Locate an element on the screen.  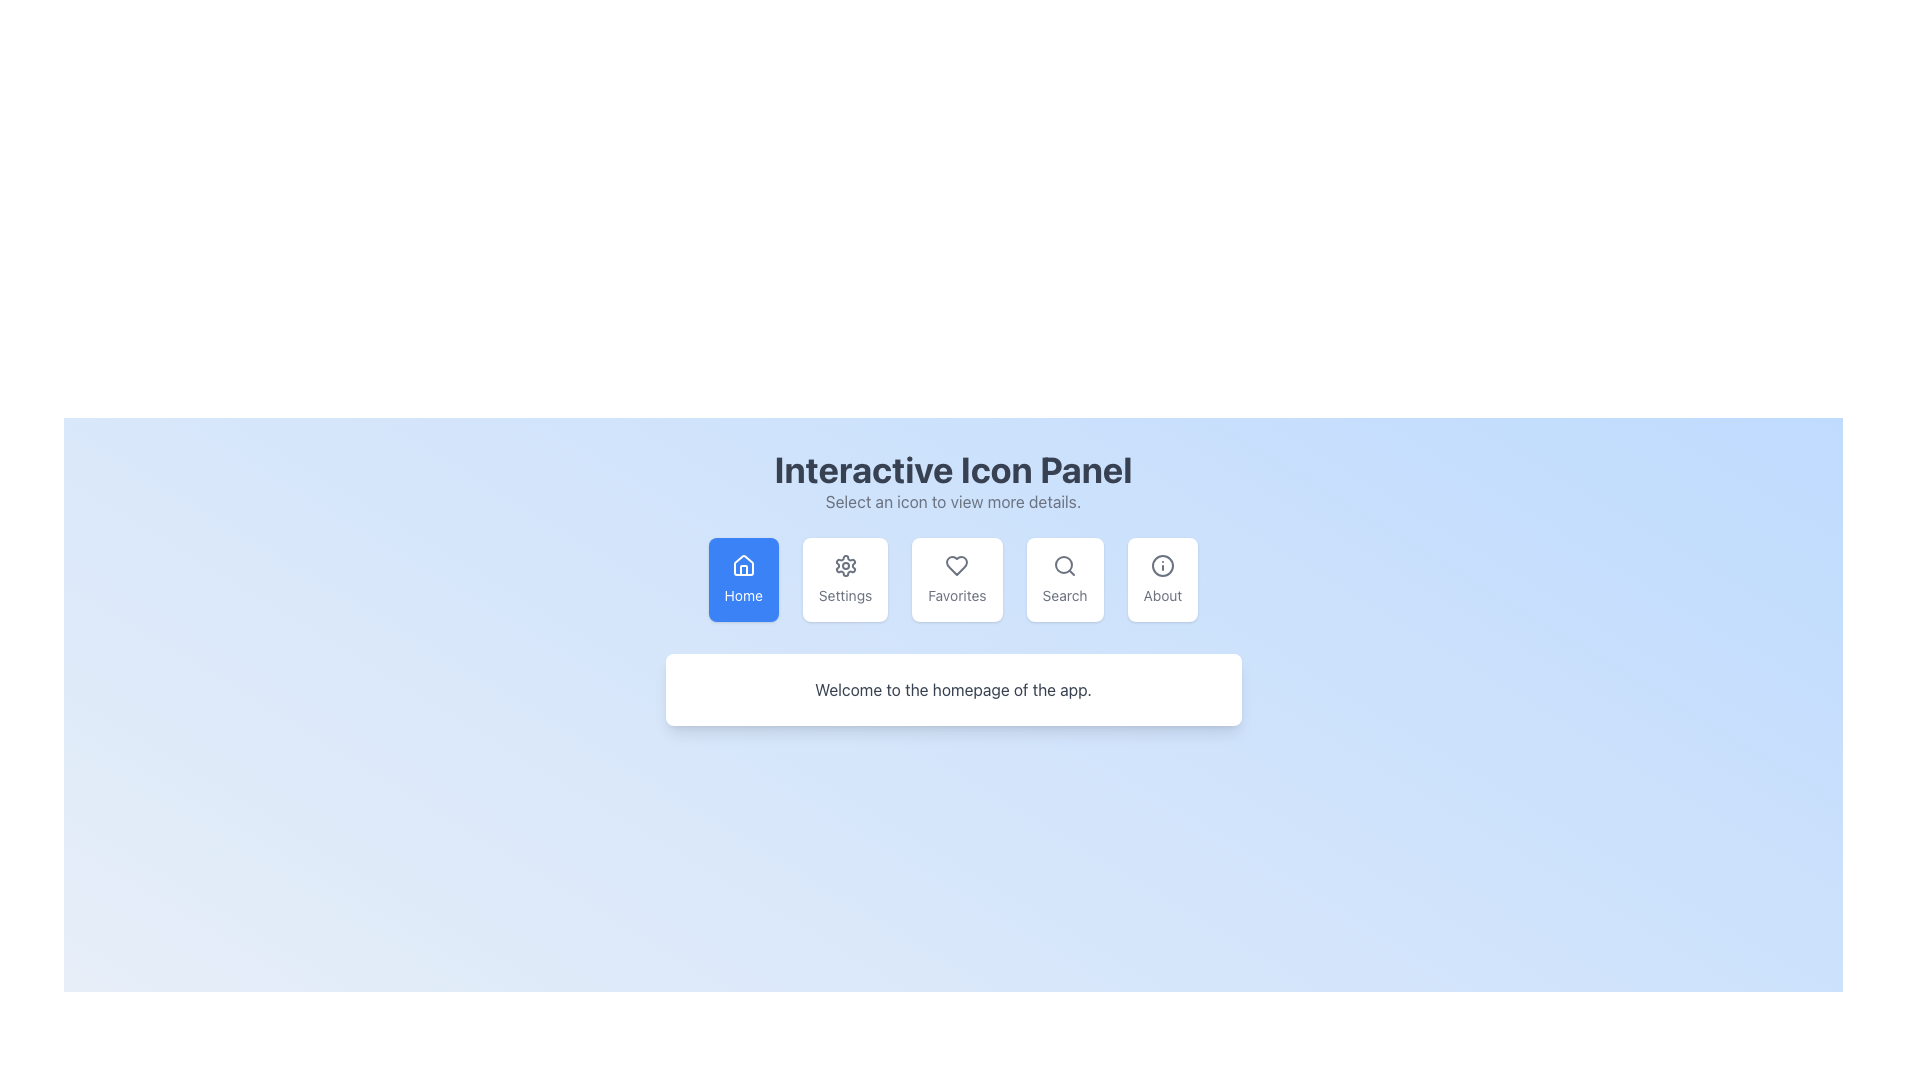
the 'Favorites' button is located at coordinates (952, 579).